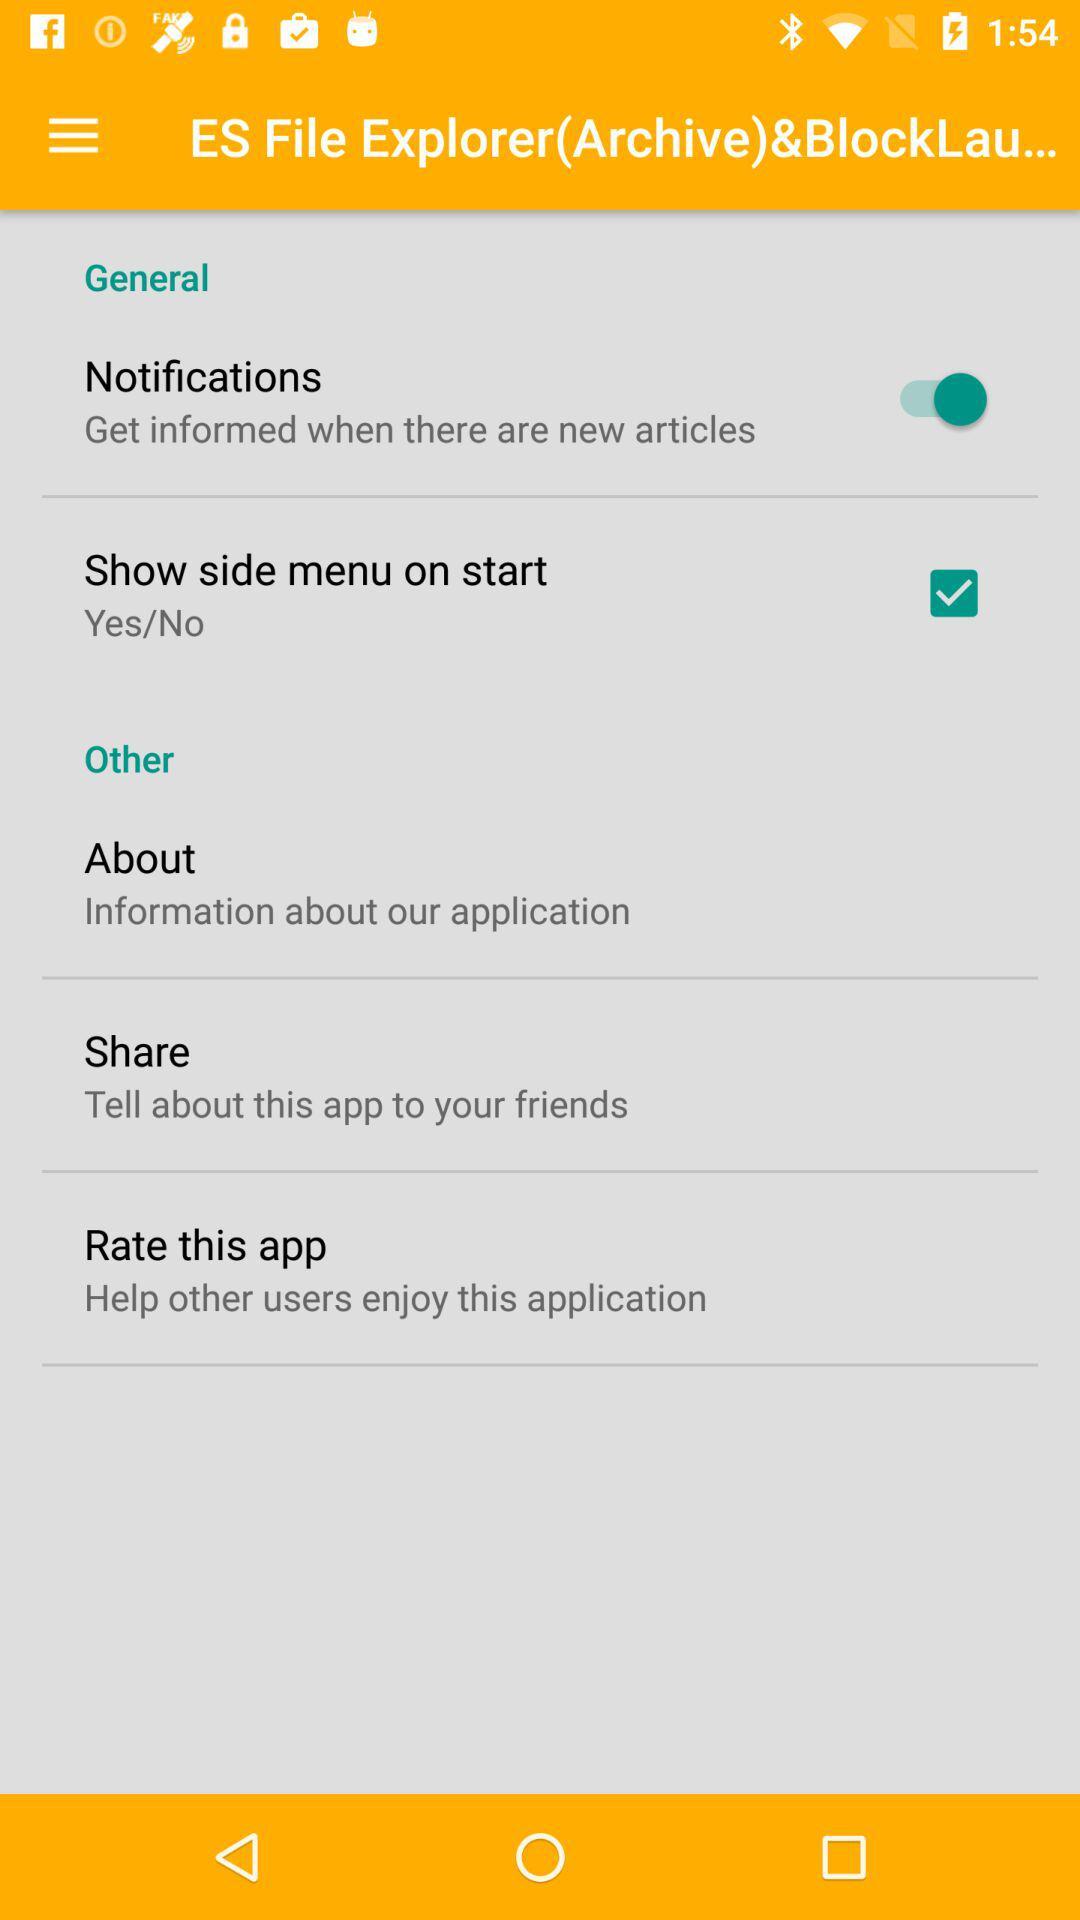 The image size is (1080, 1920). What do you see at coordinates (136, 1049) in the screenshot?
I see `the item above tell about this item` at bounding box center [136, 1049].